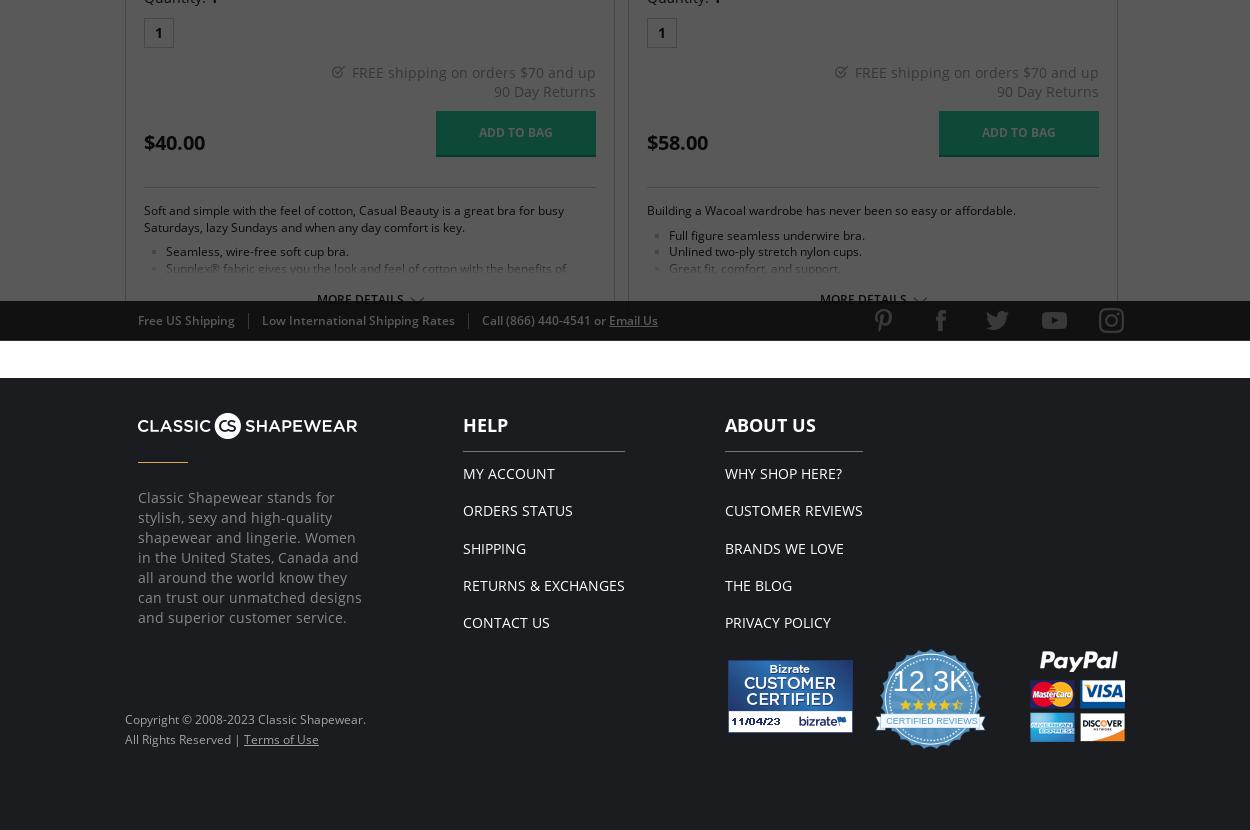 This screenshot has width=1250, height=830. Describe the element at coordinates (197, 444) in the screenshot. I see `'Lining: 100% Nylon.'` at that location.